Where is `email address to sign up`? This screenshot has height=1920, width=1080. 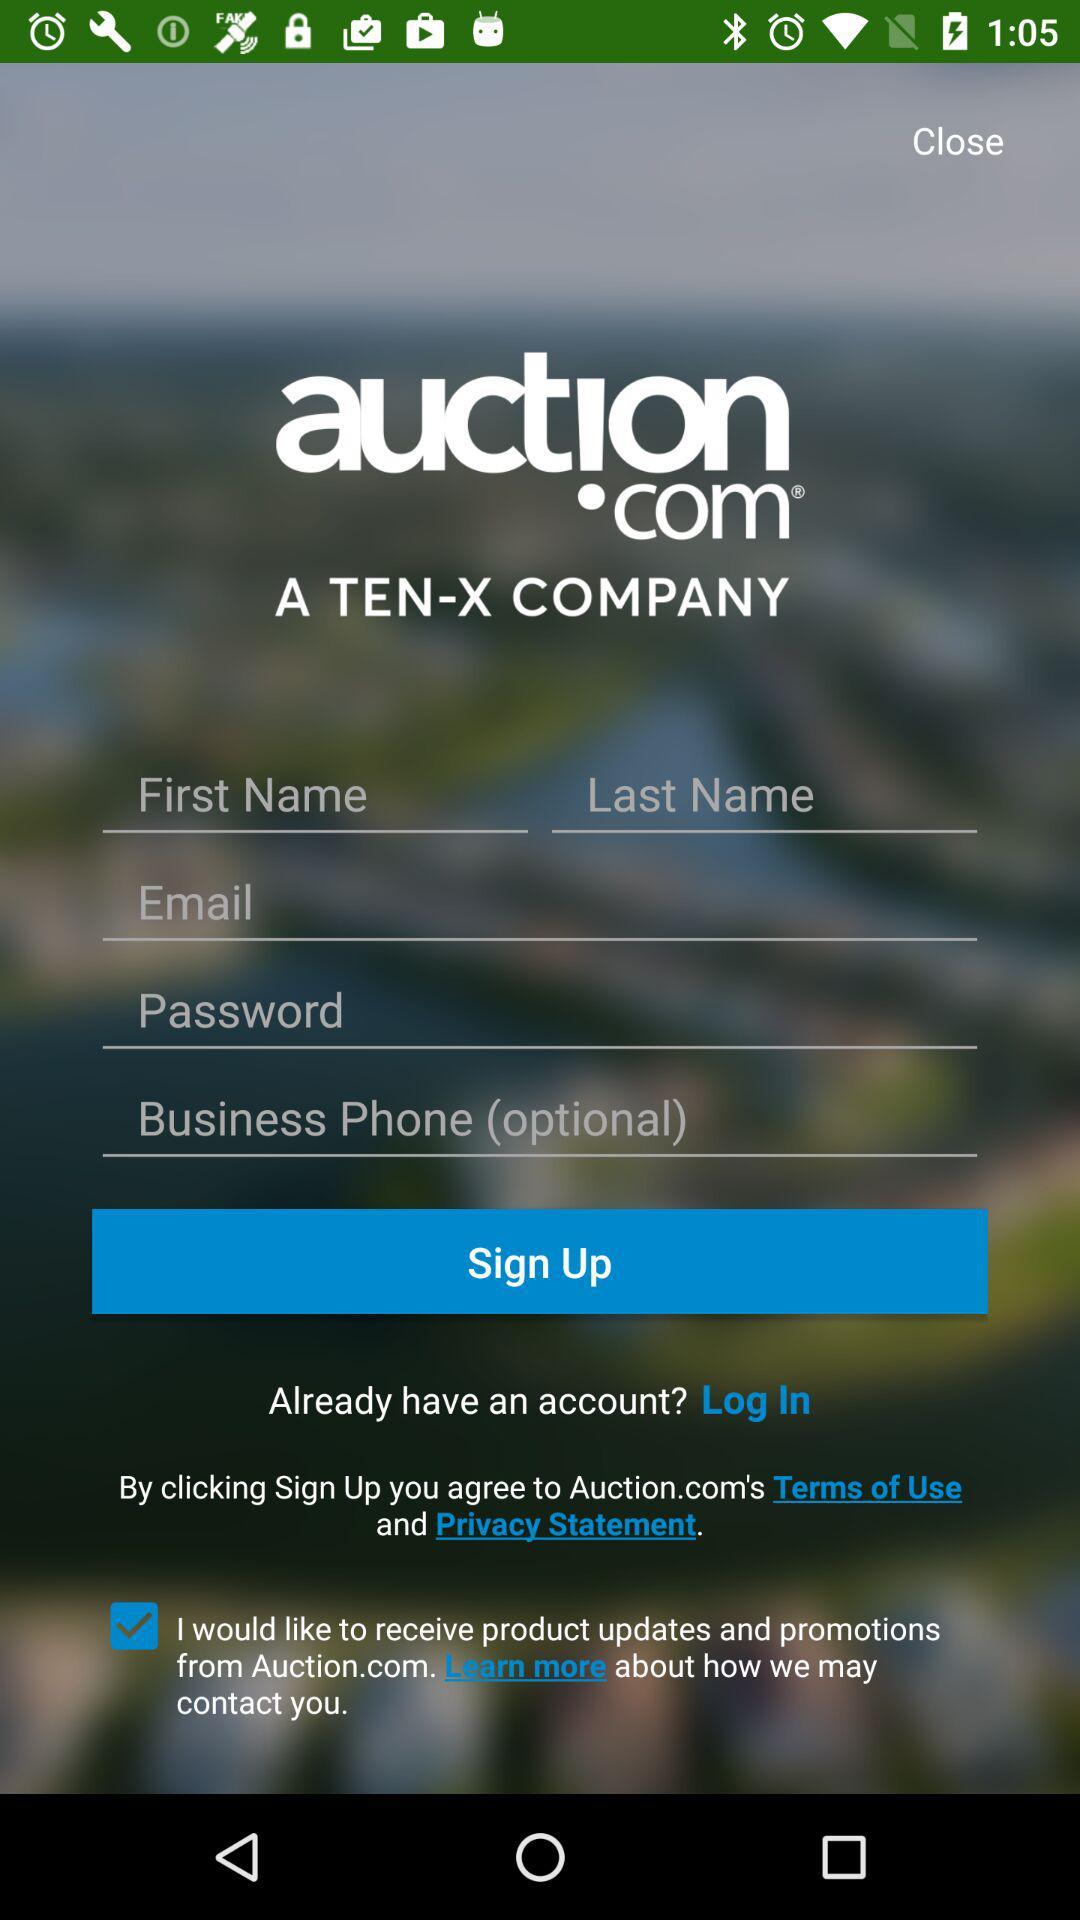 email address to sign up is located at coordinates (540, 907).